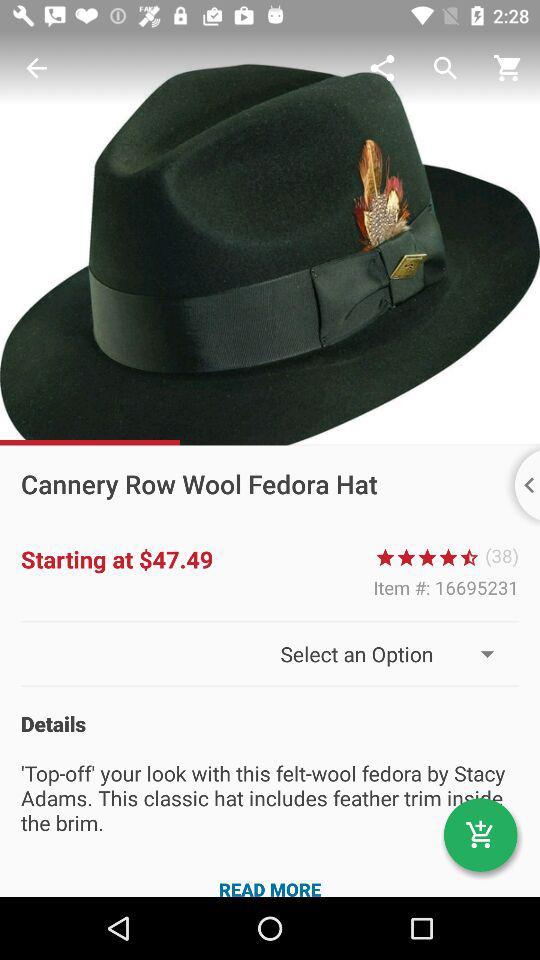 The width and height of the screenshot is (540, 960). Describe the element at coordinates (479, 835) in the screenshot. I see `the cart icon` at that location.